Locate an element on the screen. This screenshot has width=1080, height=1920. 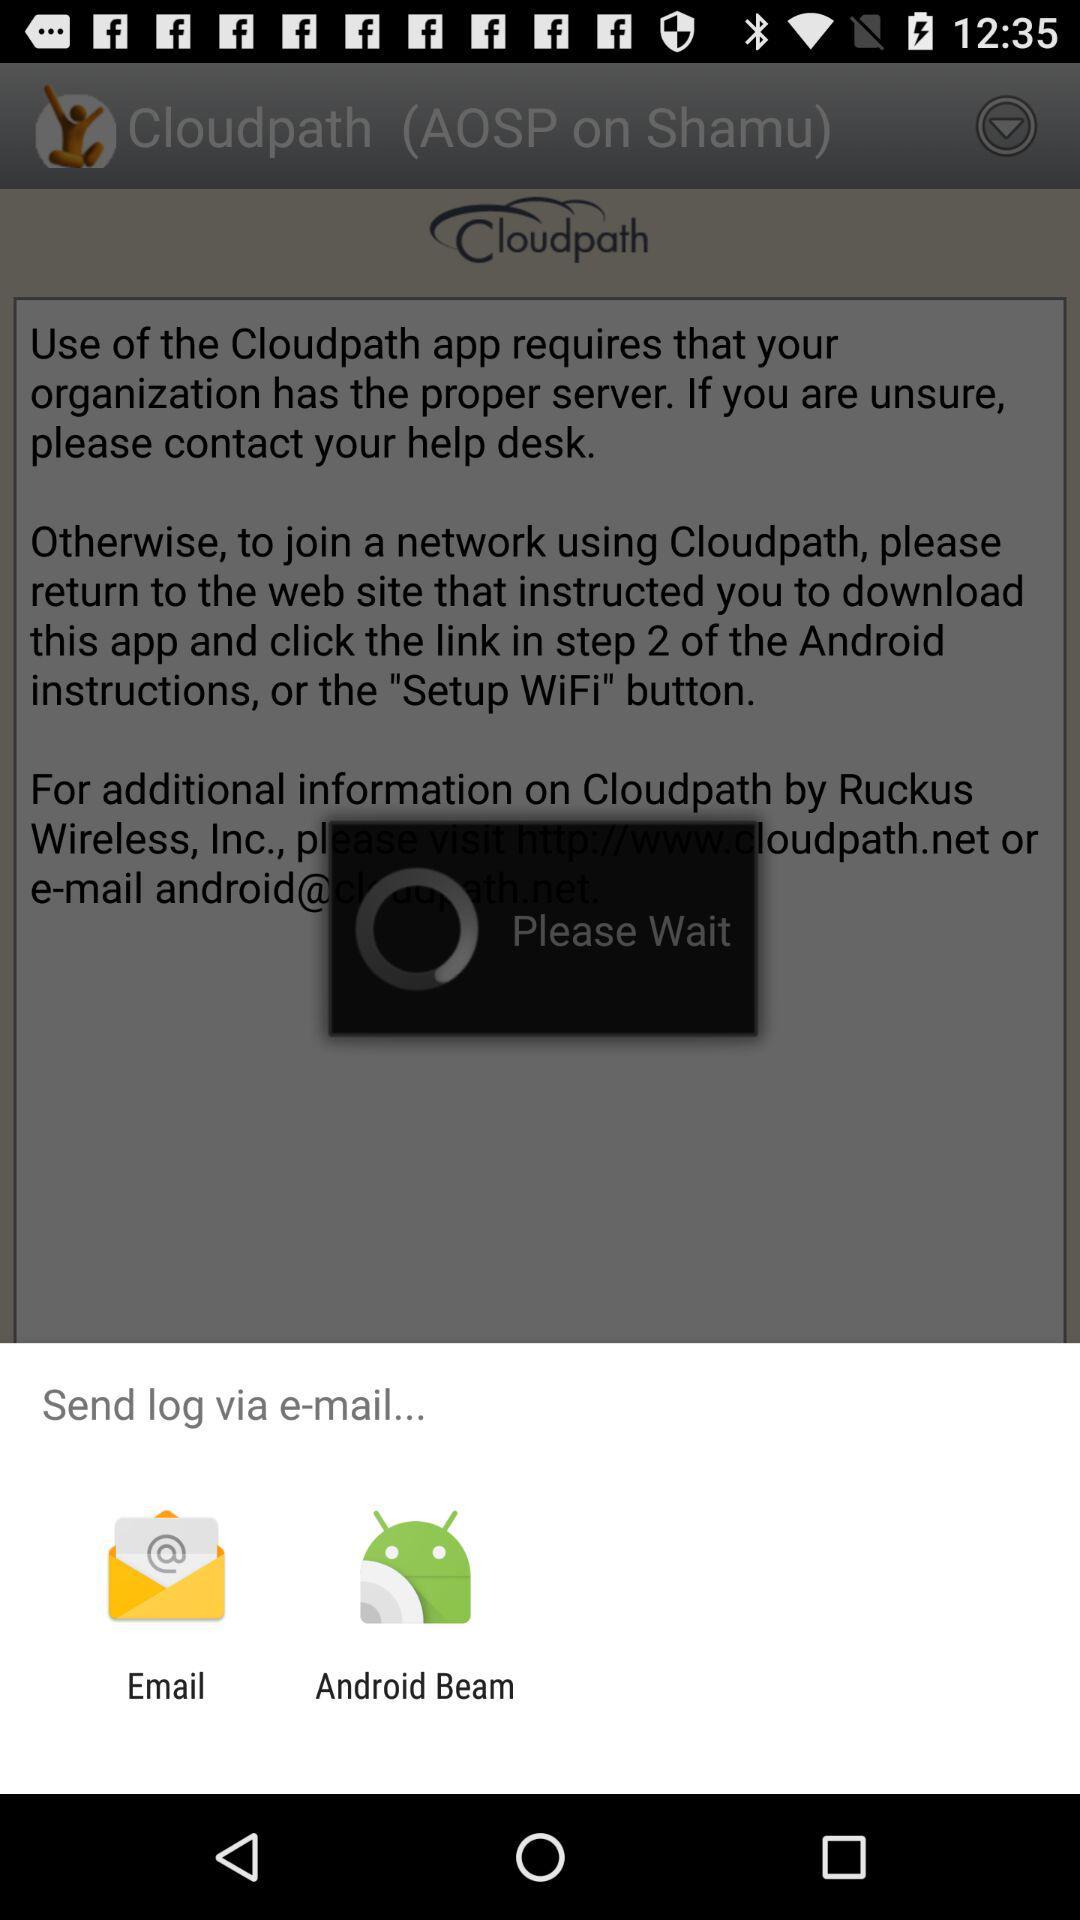
the app next to android beam is located at coordinates (165, 1705).